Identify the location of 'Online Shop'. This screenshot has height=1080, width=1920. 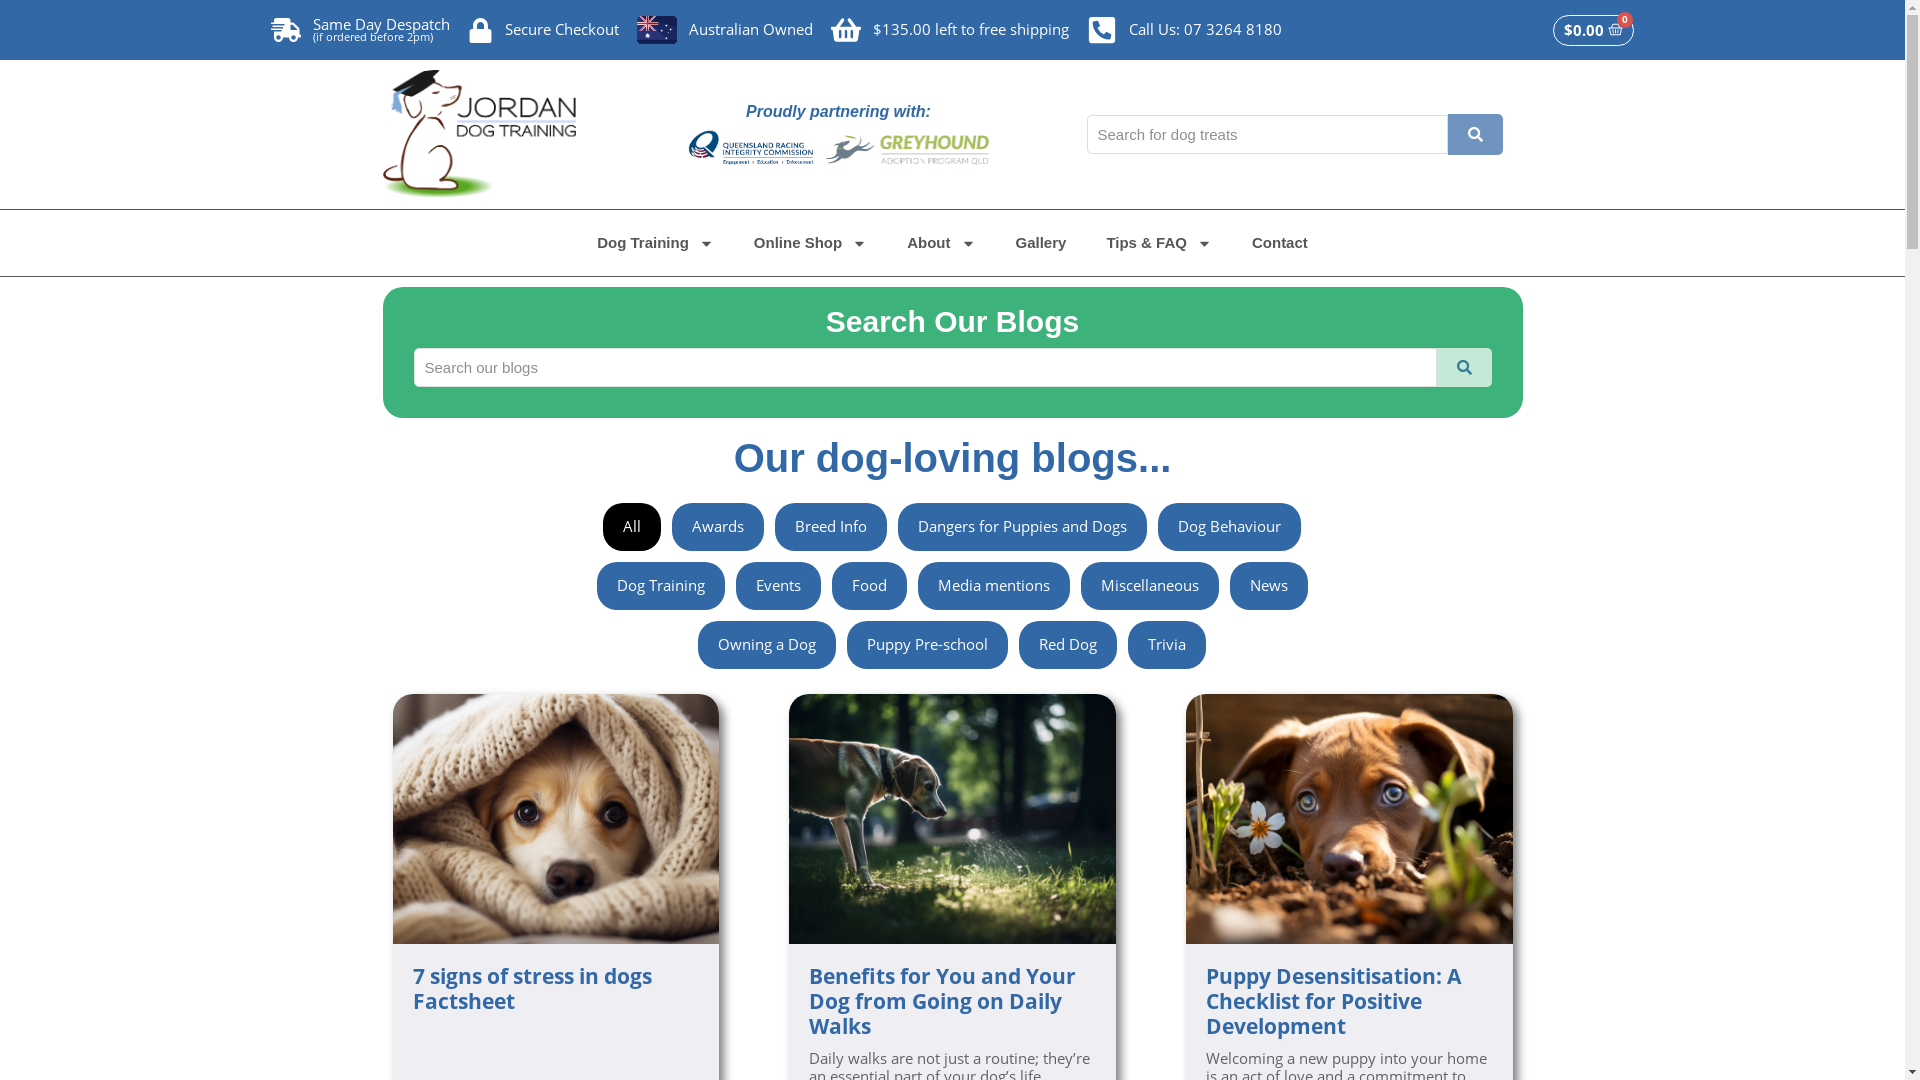
(810, 242).